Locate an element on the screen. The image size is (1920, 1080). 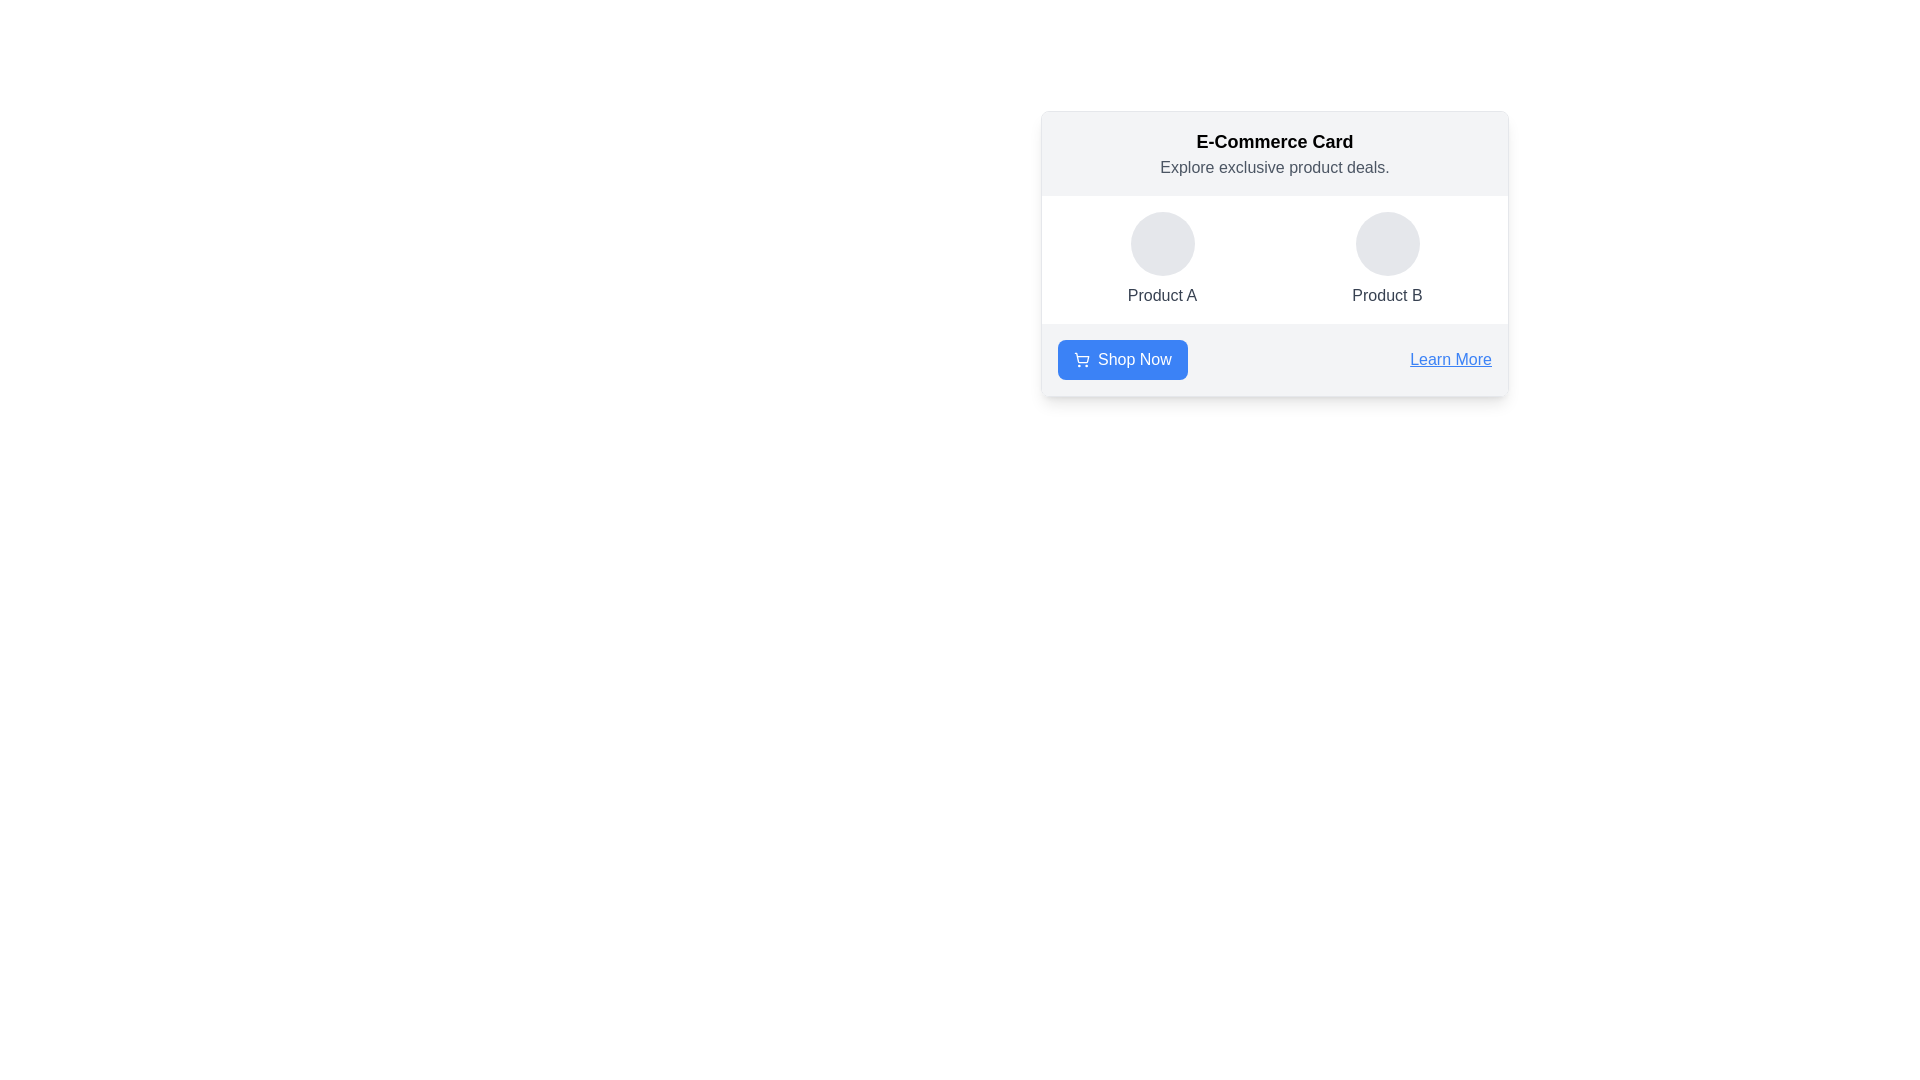
the distinct 'Learn More' hyperlink text located in the lower-right corner of the e-commerce card under the 'Product B' section is located at coordinates (1451, 358).